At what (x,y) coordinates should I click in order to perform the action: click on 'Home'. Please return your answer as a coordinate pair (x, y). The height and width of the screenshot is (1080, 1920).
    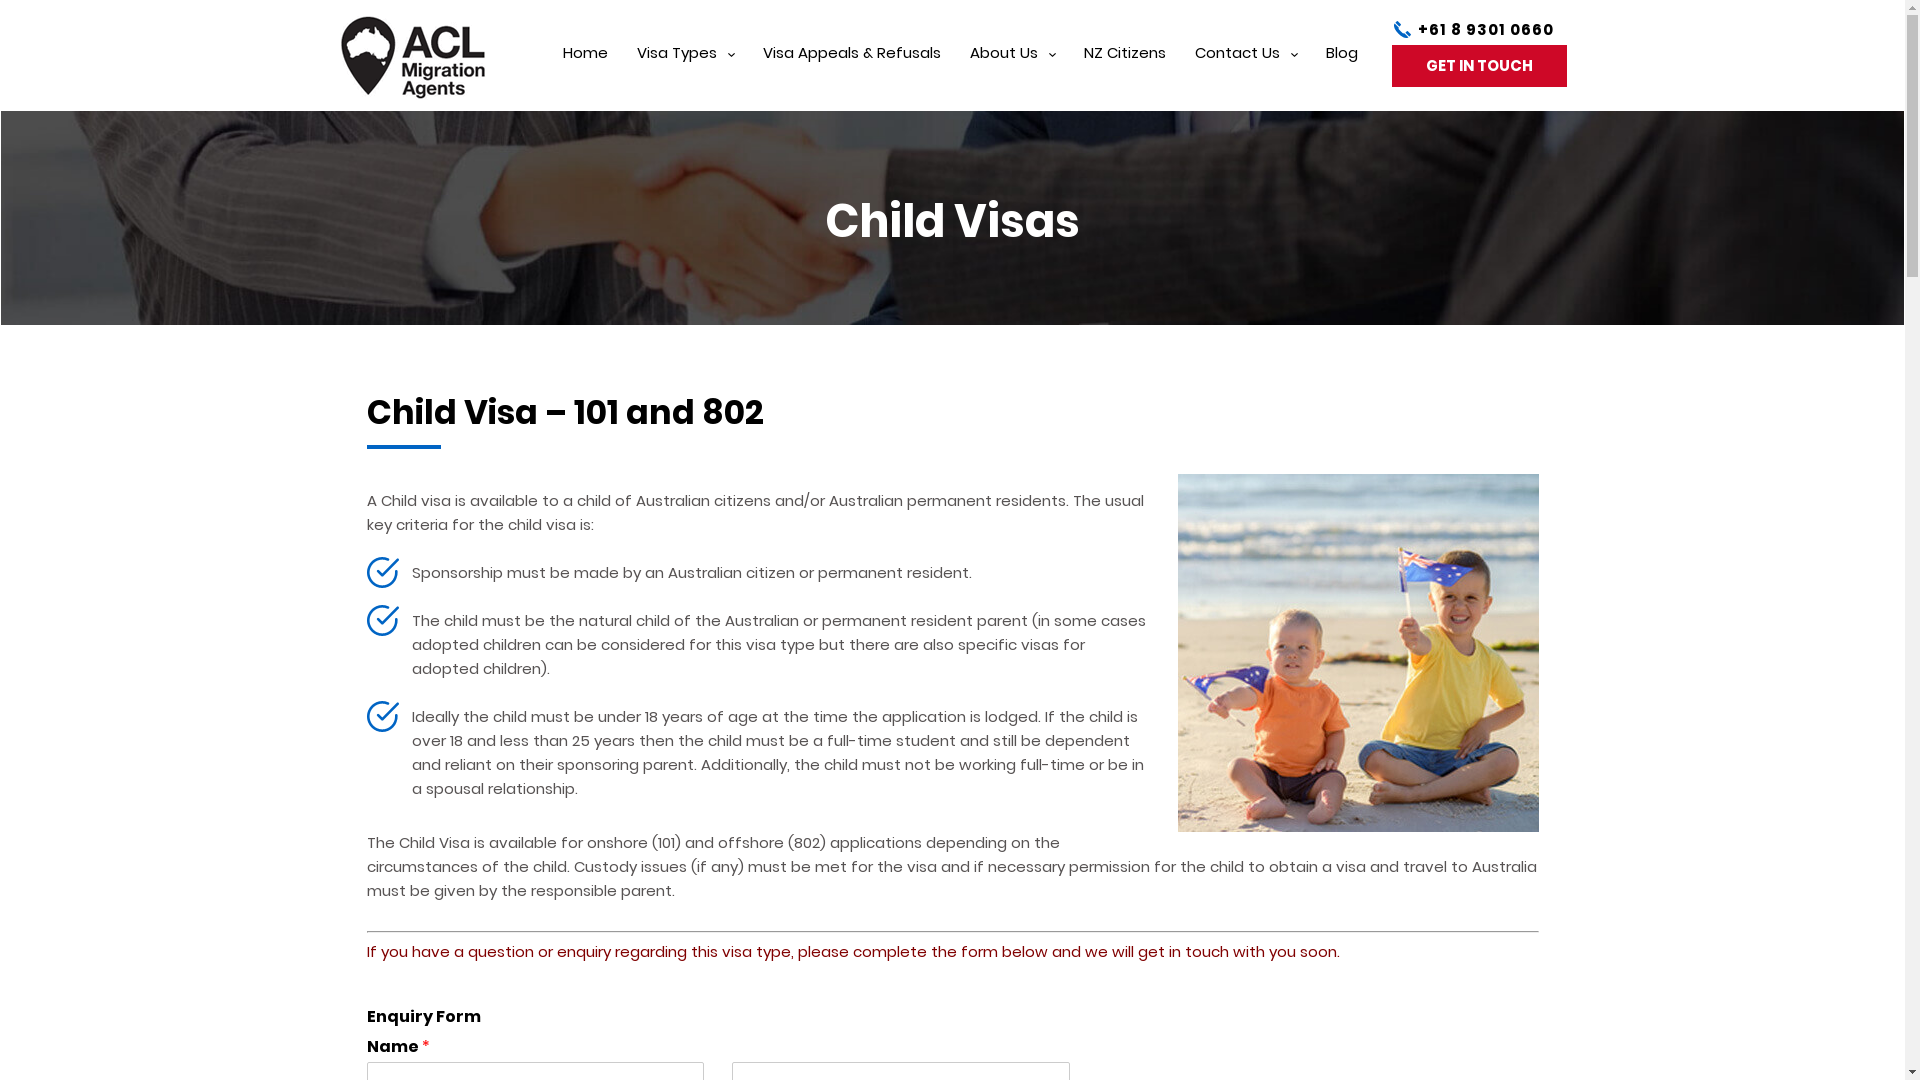
    Looking at the image, I should click on (584, 76).